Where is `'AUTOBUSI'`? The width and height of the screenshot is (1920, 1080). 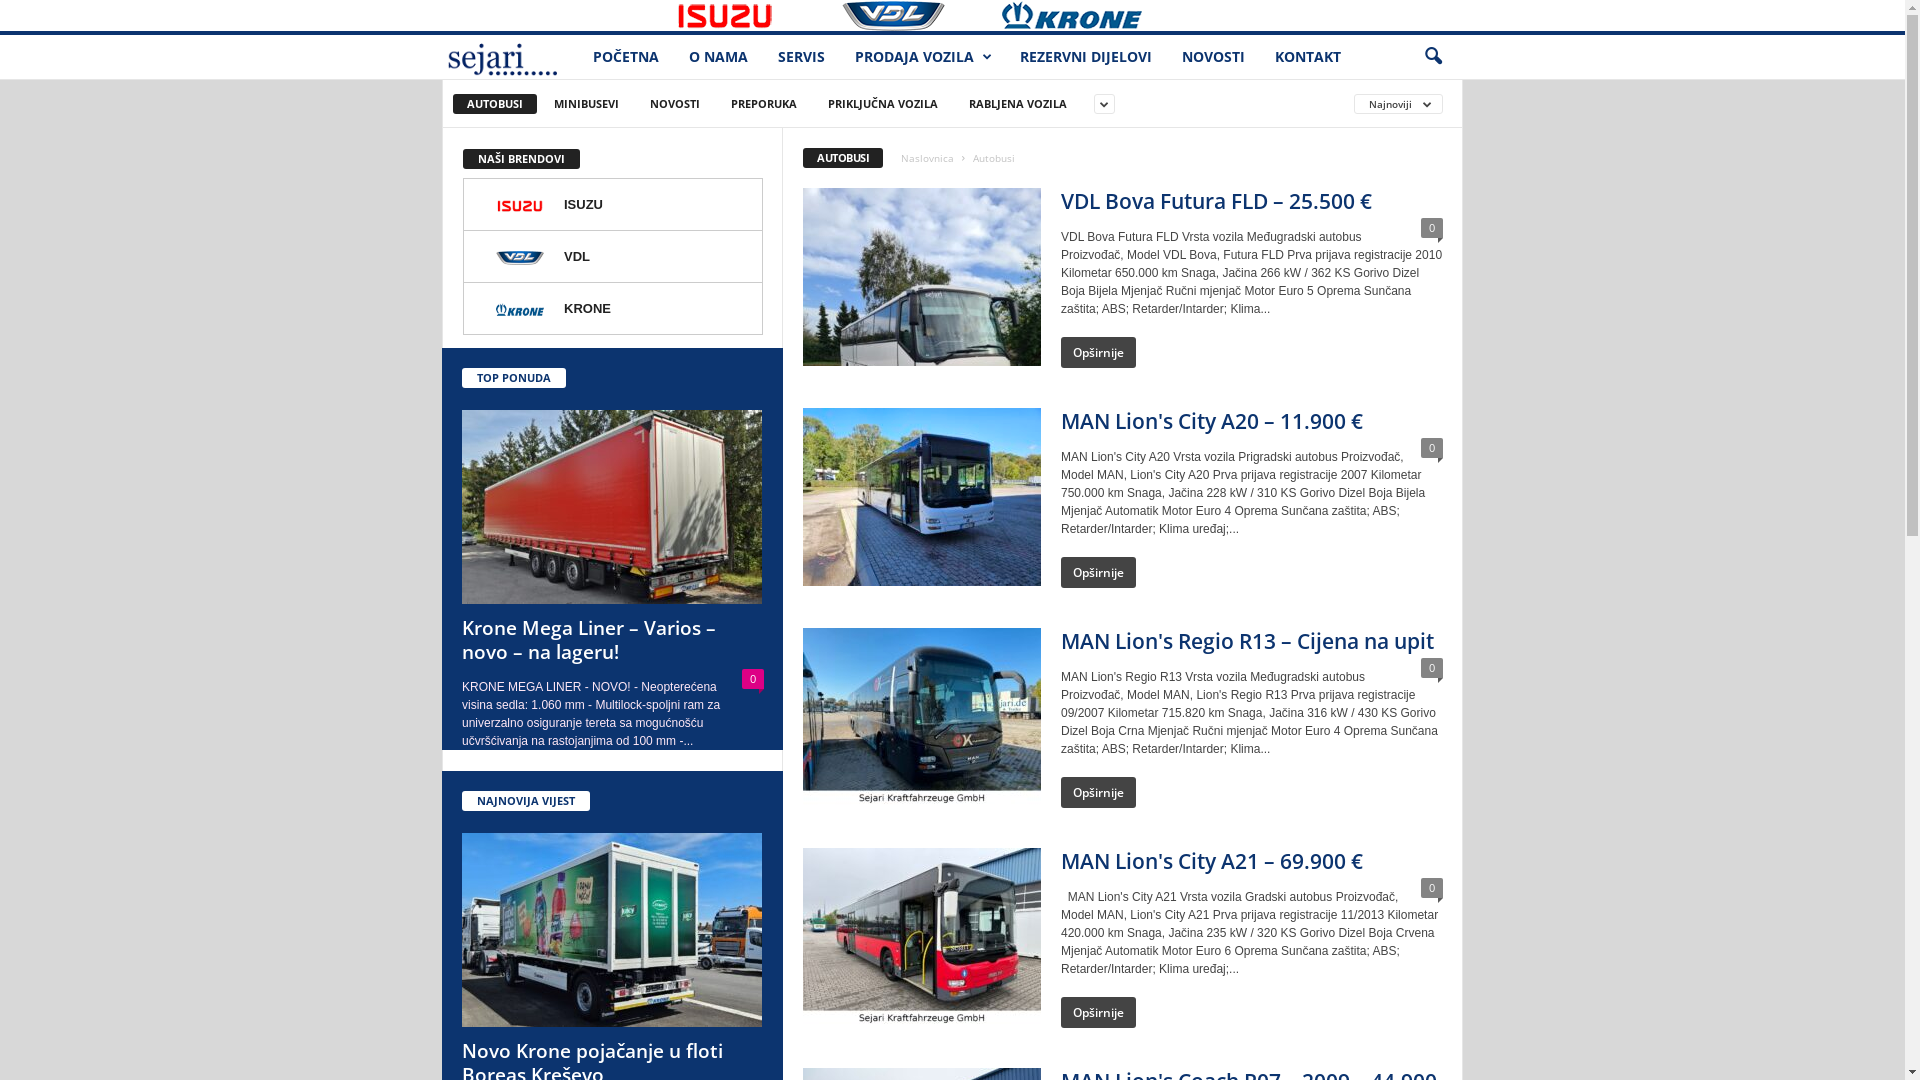
'AUTOBUSI' is located at coordinates (494, 104).